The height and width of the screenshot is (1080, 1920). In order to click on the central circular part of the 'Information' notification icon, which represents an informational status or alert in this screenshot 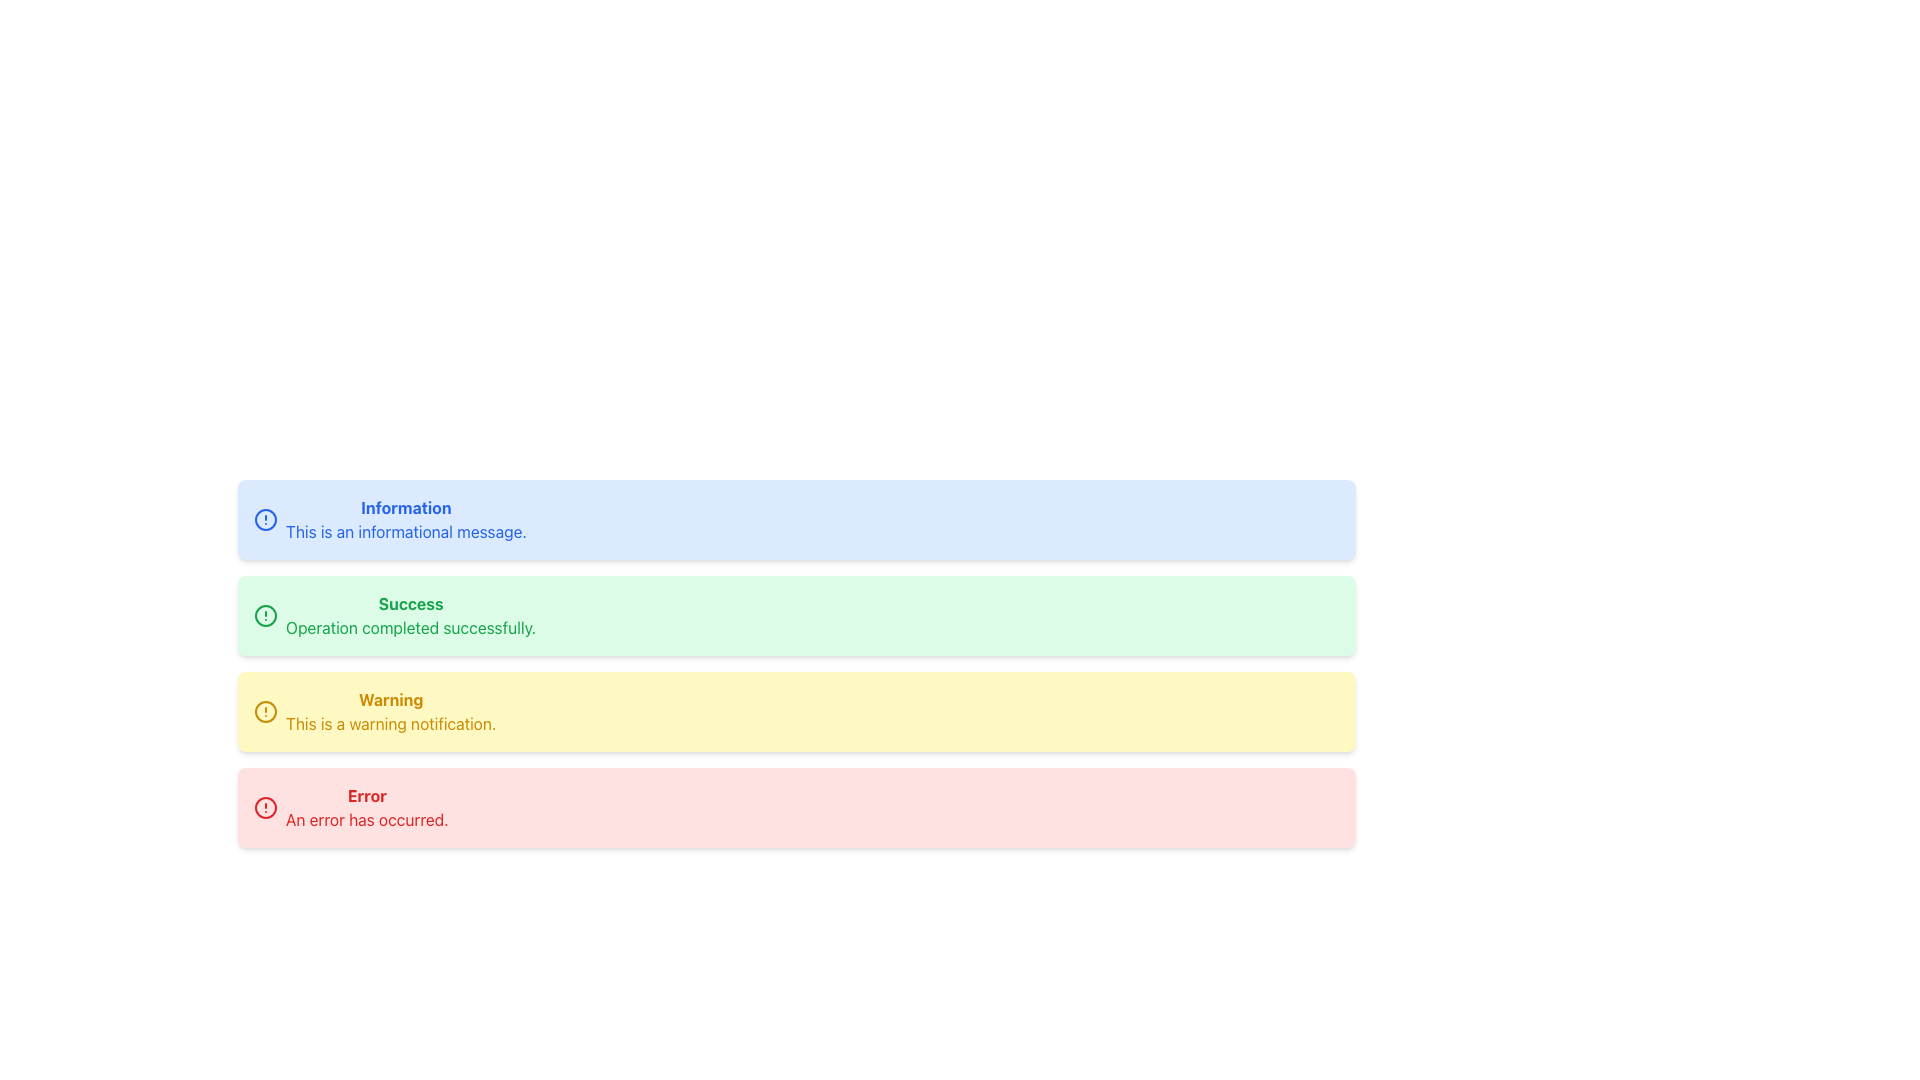, I will do `click(264, 519)`.